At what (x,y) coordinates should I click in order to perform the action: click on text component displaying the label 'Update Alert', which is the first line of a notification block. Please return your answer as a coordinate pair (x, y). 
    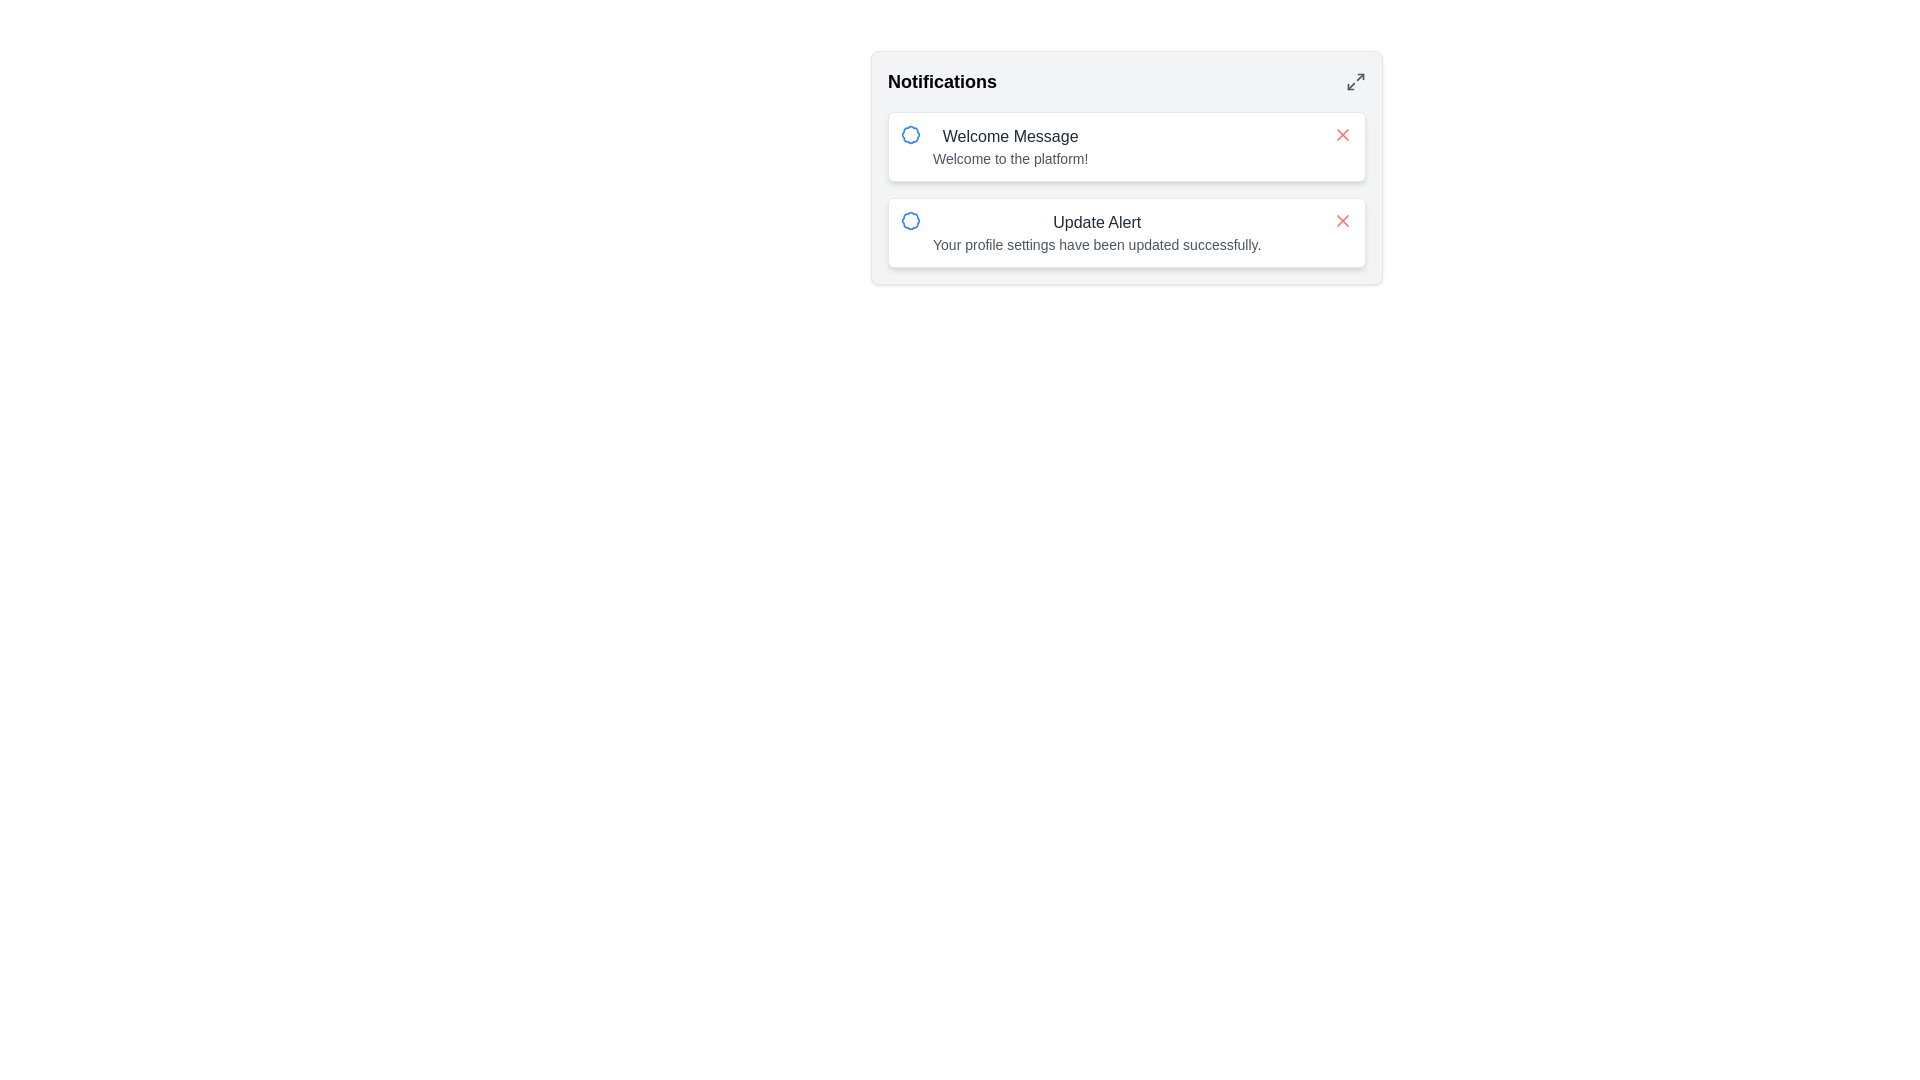
    Looking at the image, I should click on (1096, 223).